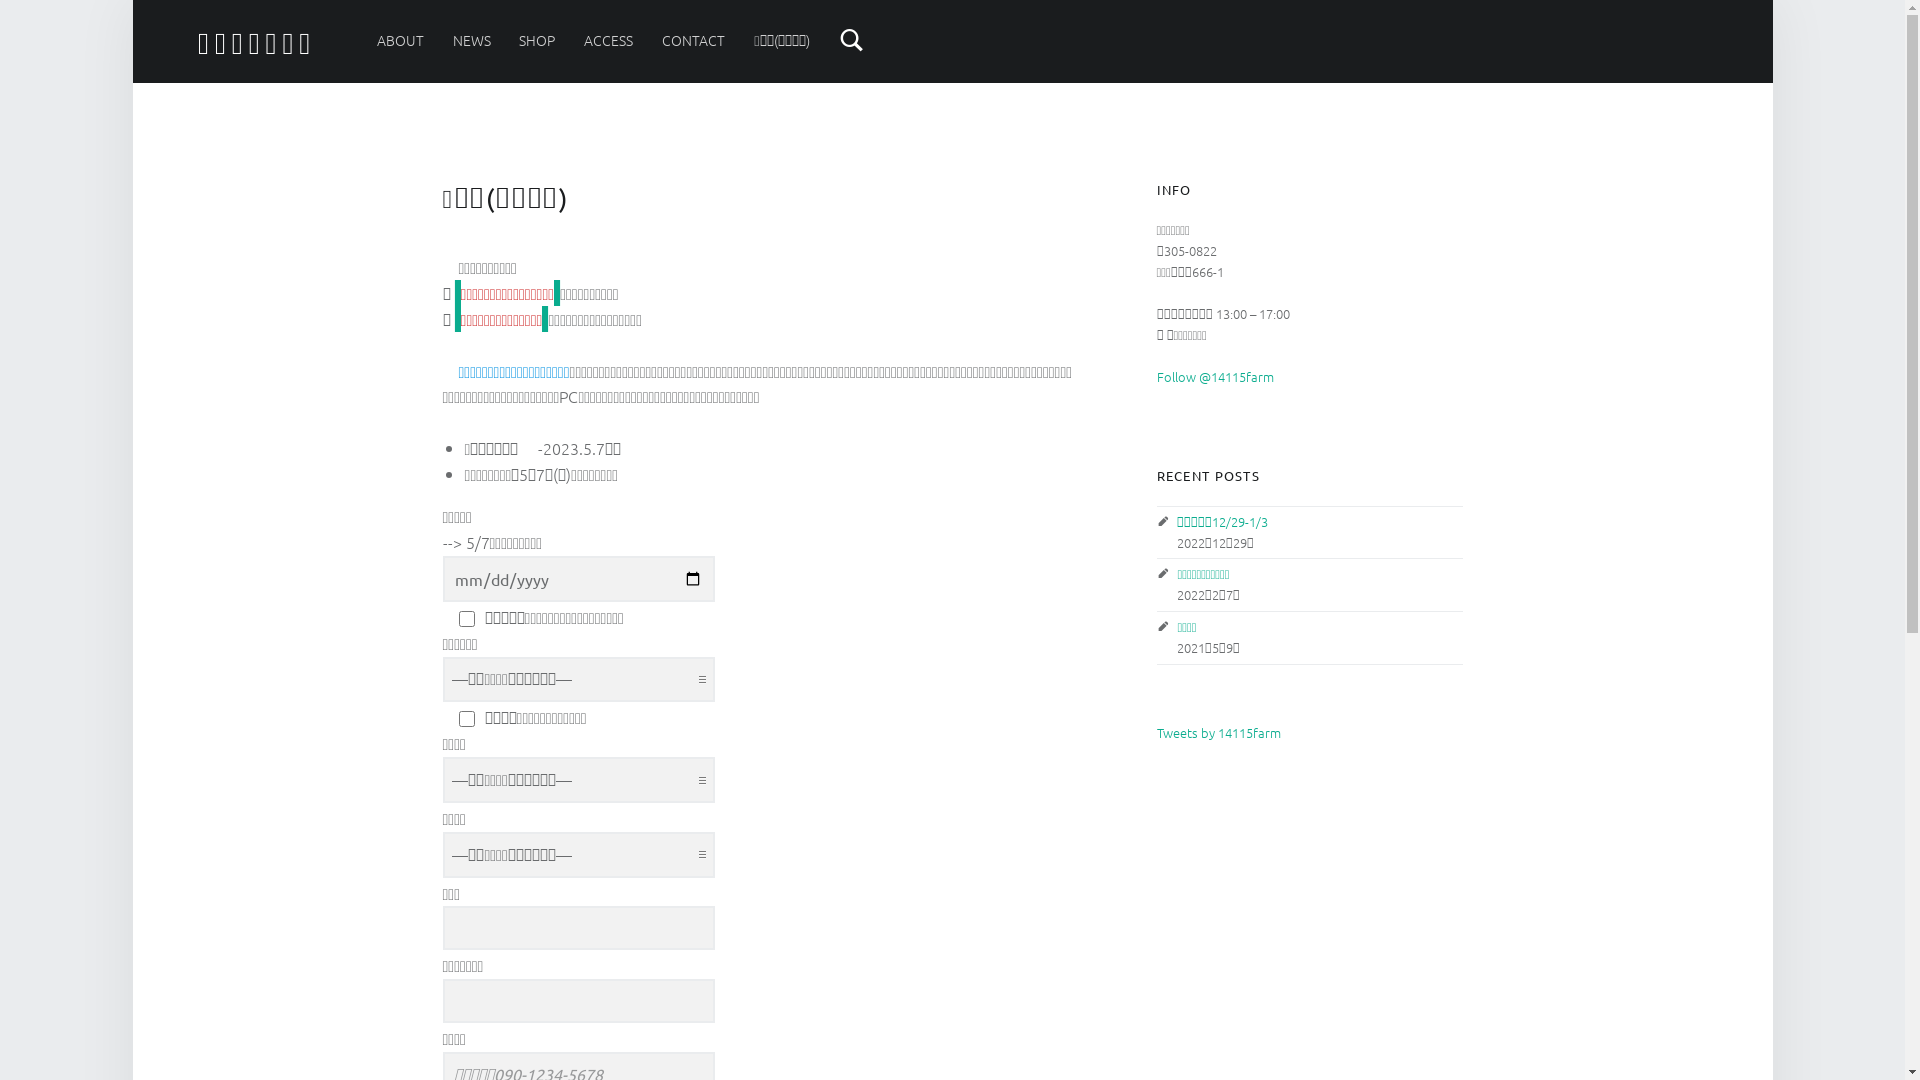  Describe the element at coordinates (607, 39) in the screenshot. I see `'ACCESS'` at that location.